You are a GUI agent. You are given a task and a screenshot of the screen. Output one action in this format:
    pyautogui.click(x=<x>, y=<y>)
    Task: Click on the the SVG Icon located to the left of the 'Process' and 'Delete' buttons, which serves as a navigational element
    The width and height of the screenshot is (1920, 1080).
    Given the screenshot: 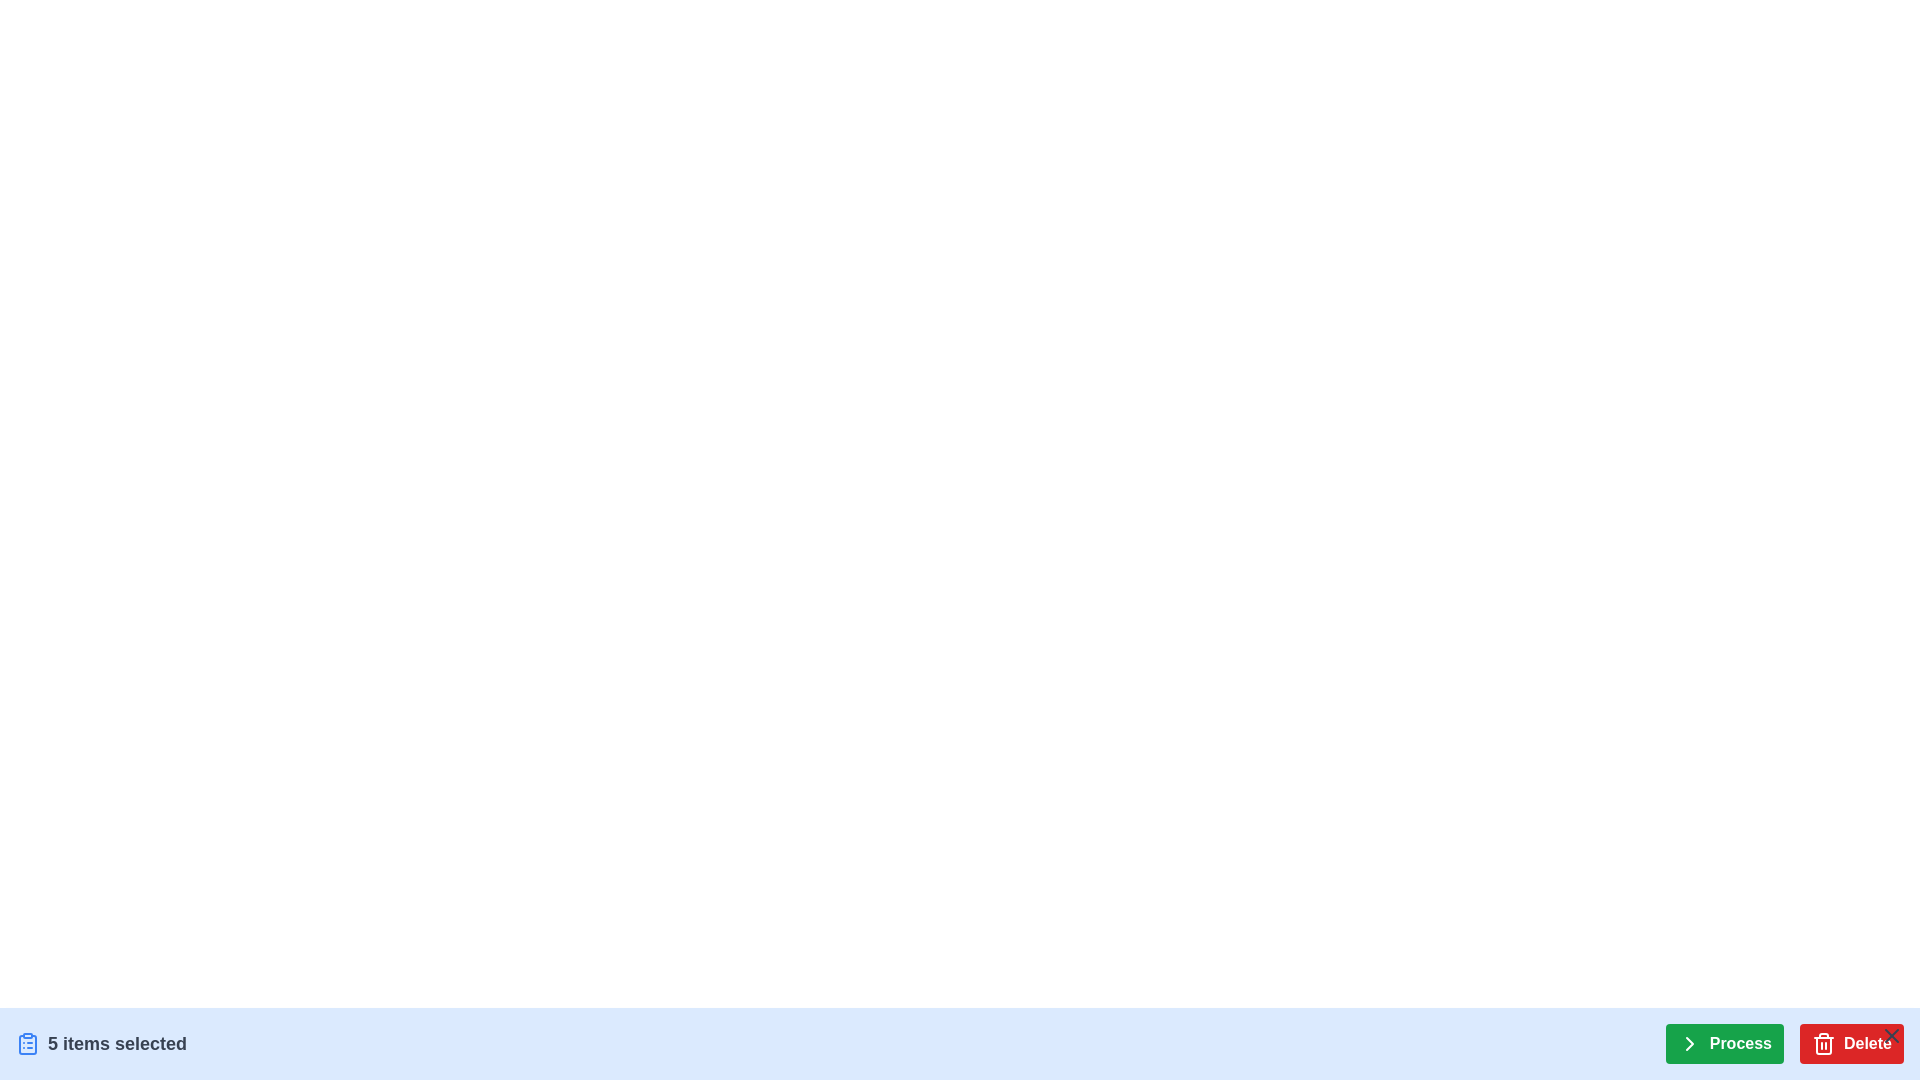 What is the action you would take?
    pyautogui.click(x=1688, y=1043)
    